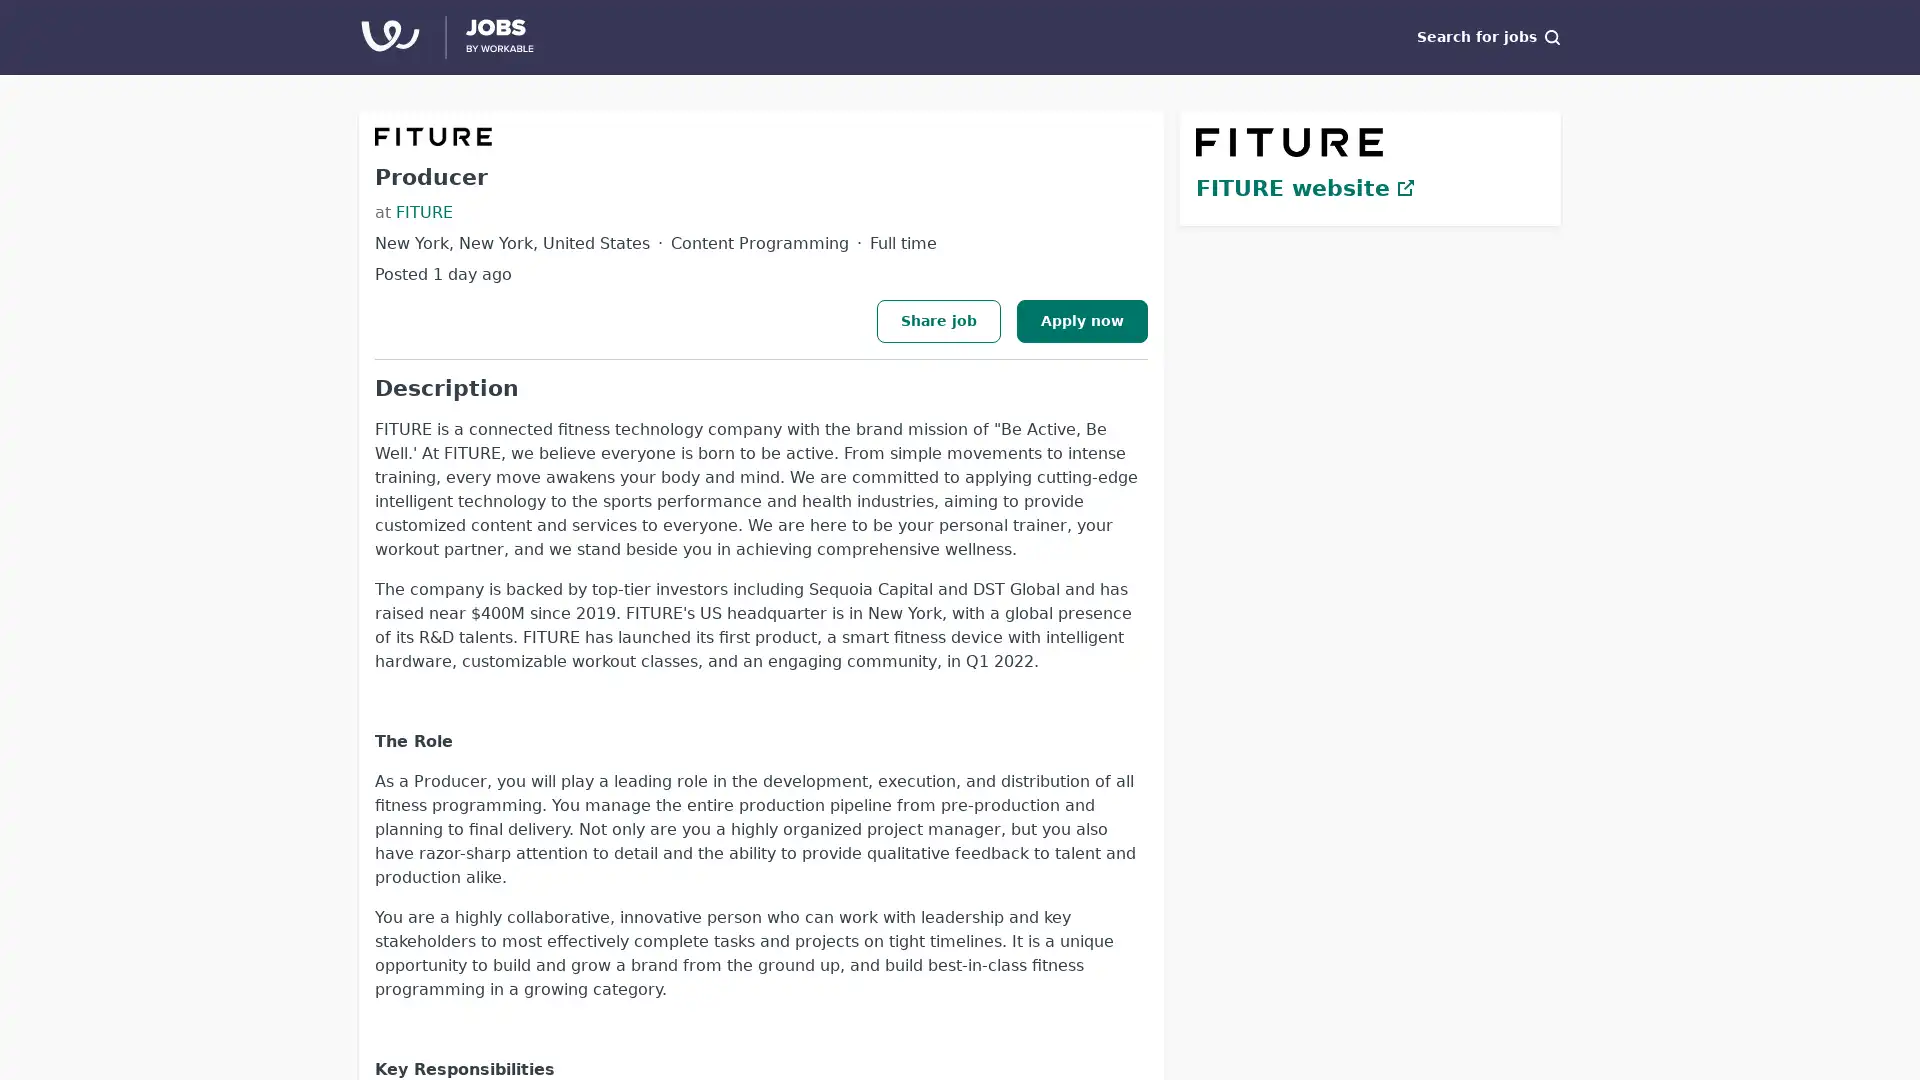 The width and height of the screenshot is (1920, 1080). Describe the element at coordinates (938, 319) in the screenshot. I see `Share job` at that location.